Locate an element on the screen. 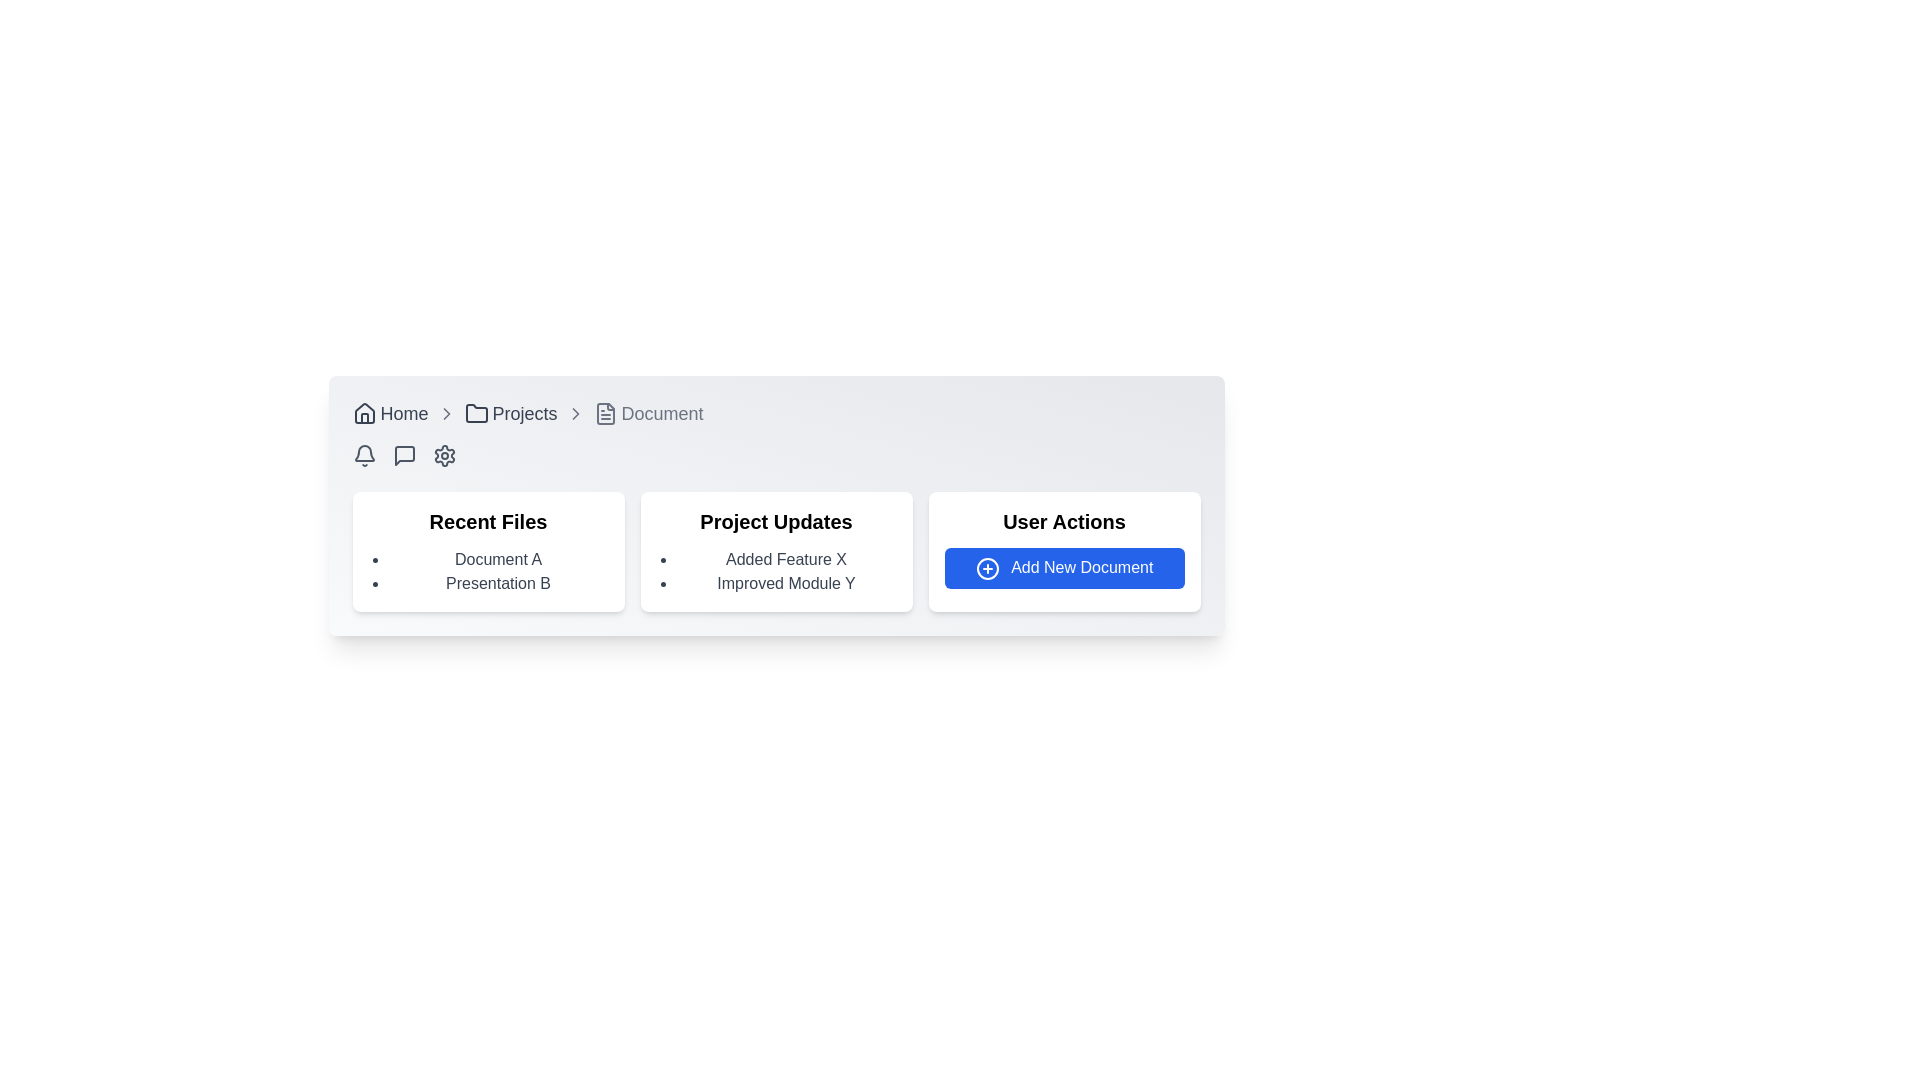 The image size is (1920, 1080). information from the Text Label indicating the updated feature 'Improved Module Y', which is the second item in the bulleted list of the 'Project Updates' panel, located below 'Added Feature X' is located at coordinates (785, 583).